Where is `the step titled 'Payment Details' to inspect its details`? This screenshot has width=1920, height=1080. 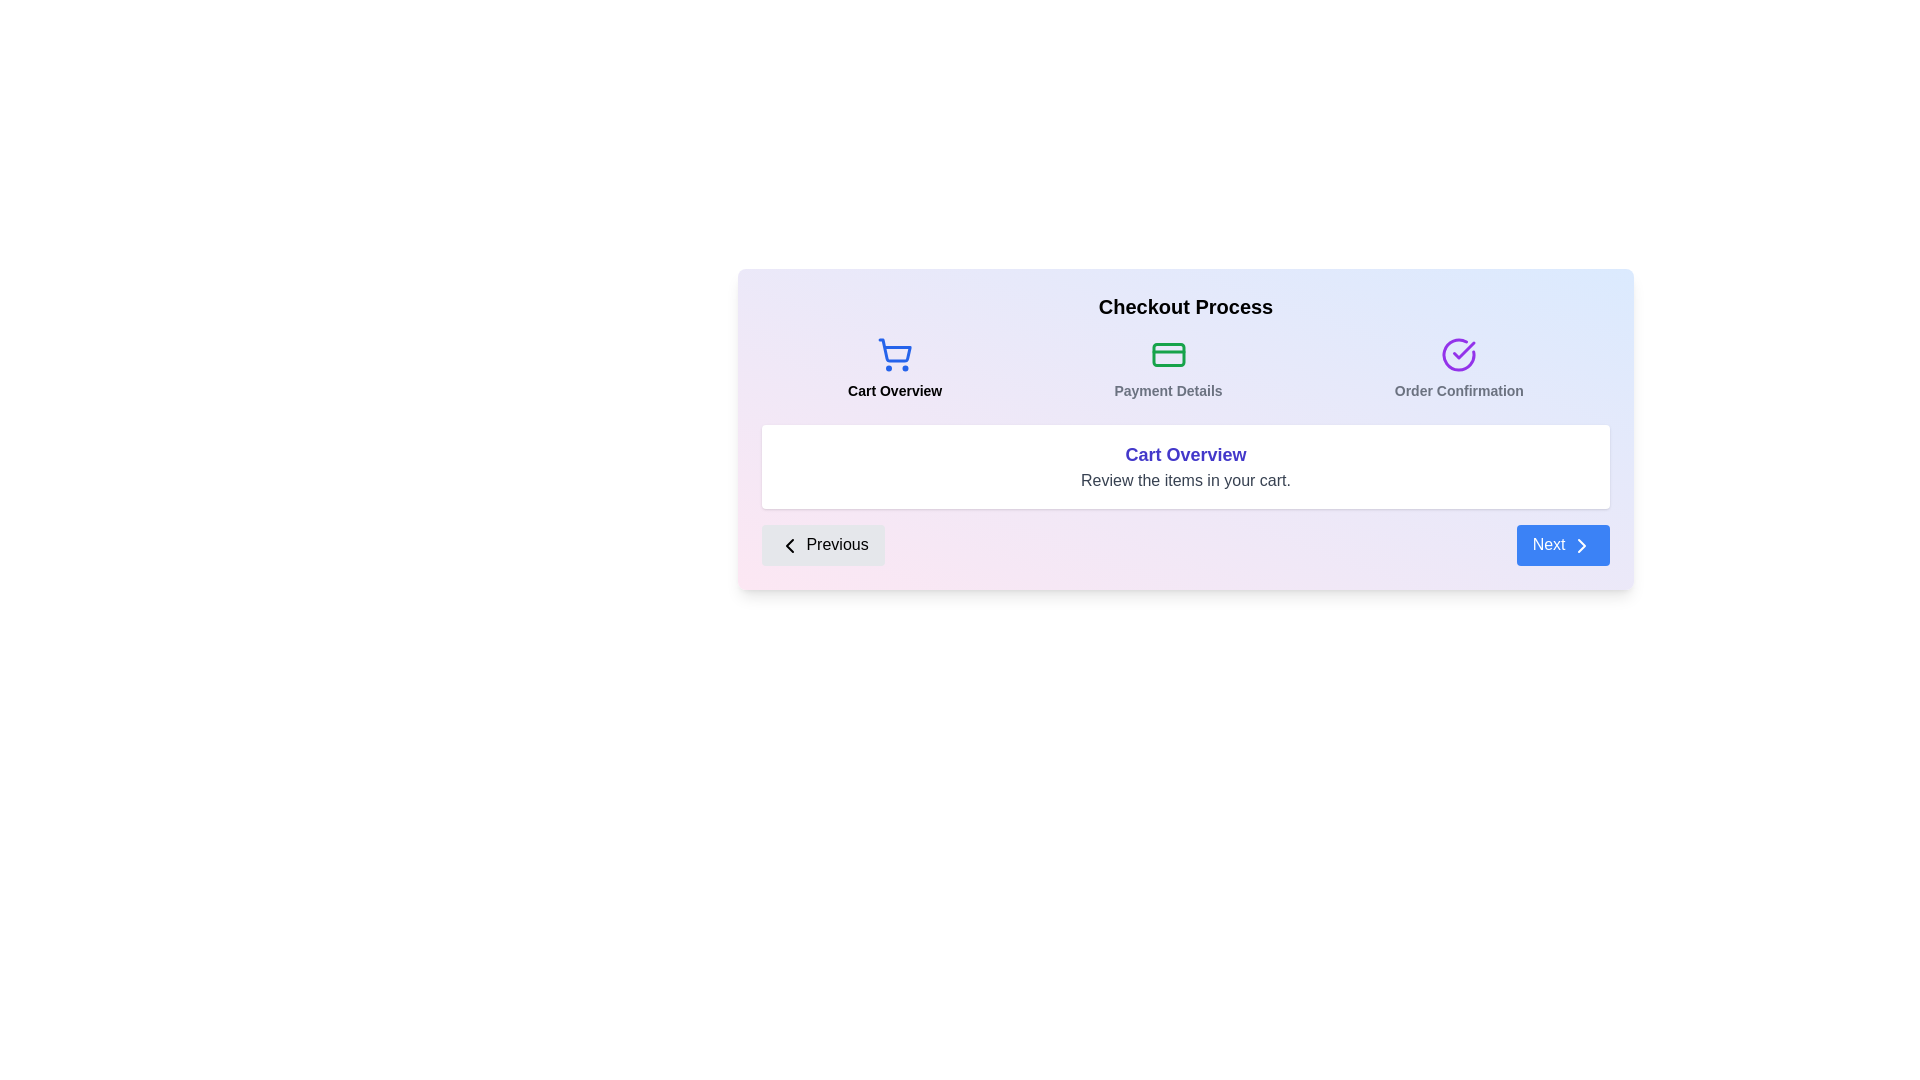
the step titled 'Payment Details' to inspect its details is located at coordinates (1169, 369).